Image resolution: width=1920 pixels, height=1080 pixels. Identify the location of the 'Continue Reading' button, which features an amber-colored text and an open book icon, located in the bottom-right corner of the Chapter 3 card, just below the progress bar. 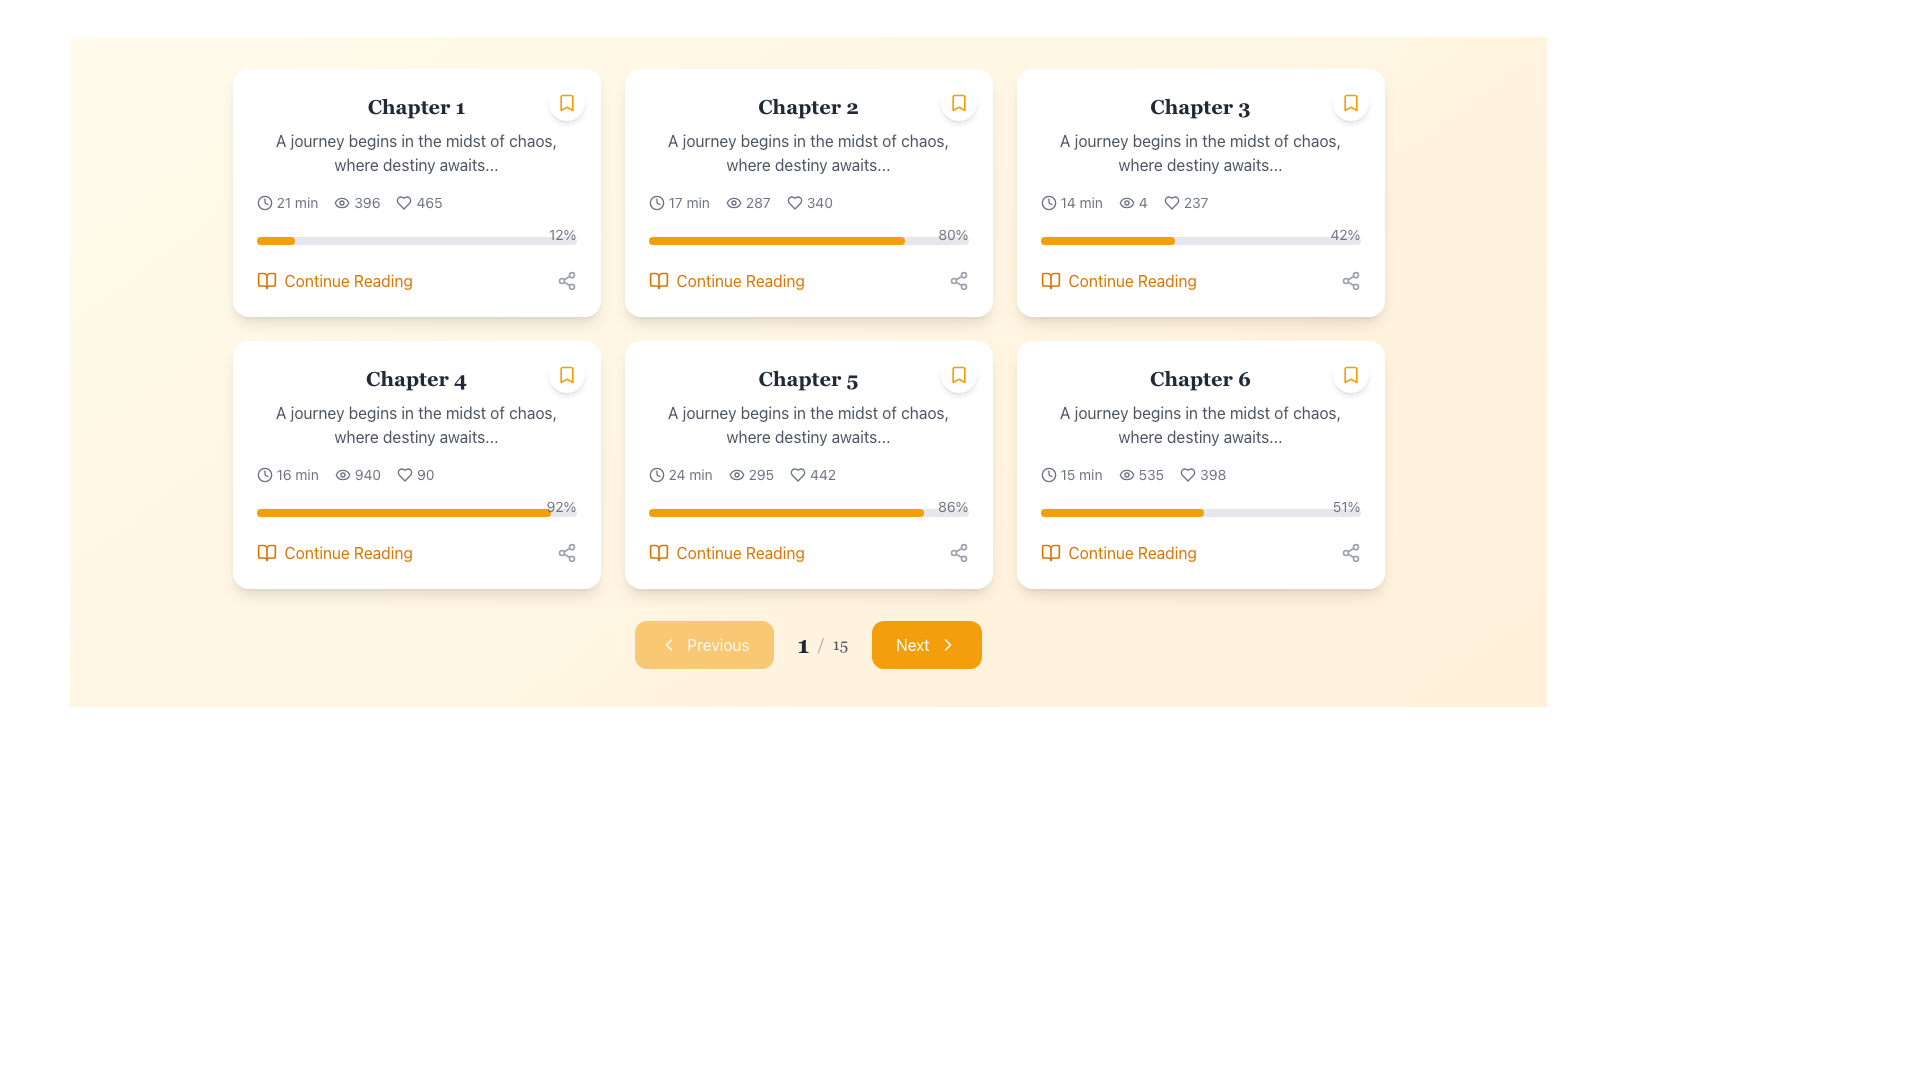
(1117, 281).